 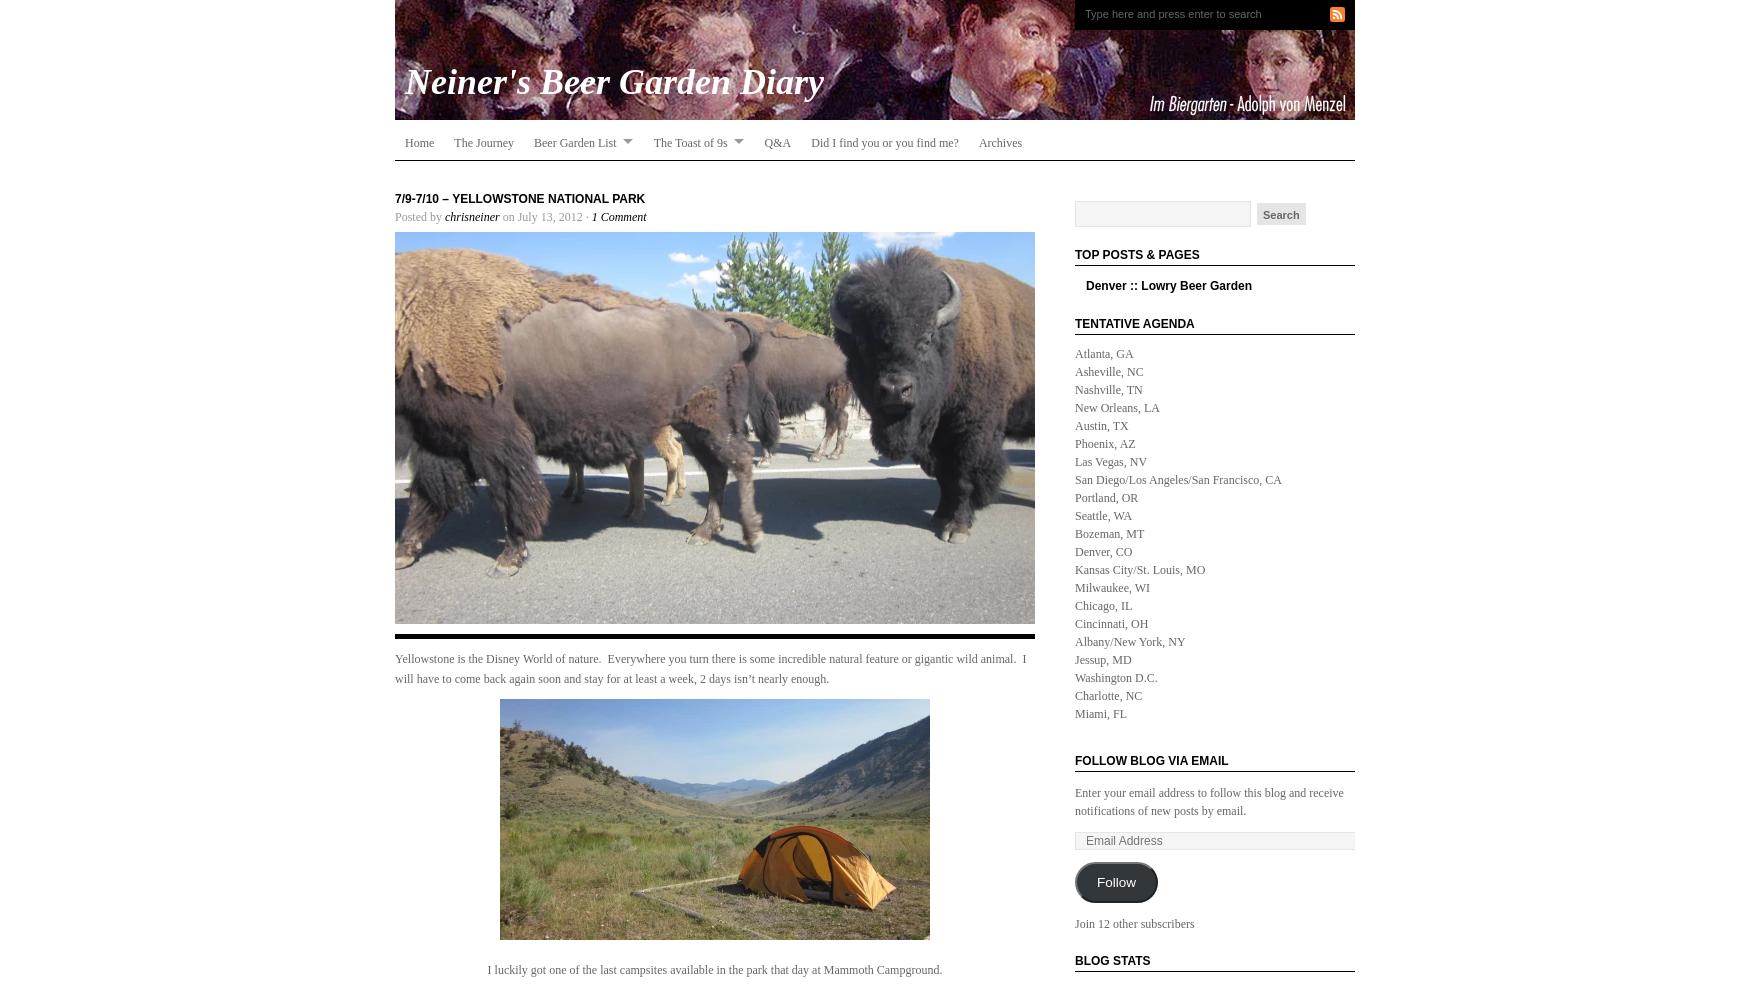 I want to click on 'Miami, FL', so click(x=1100, y=712).